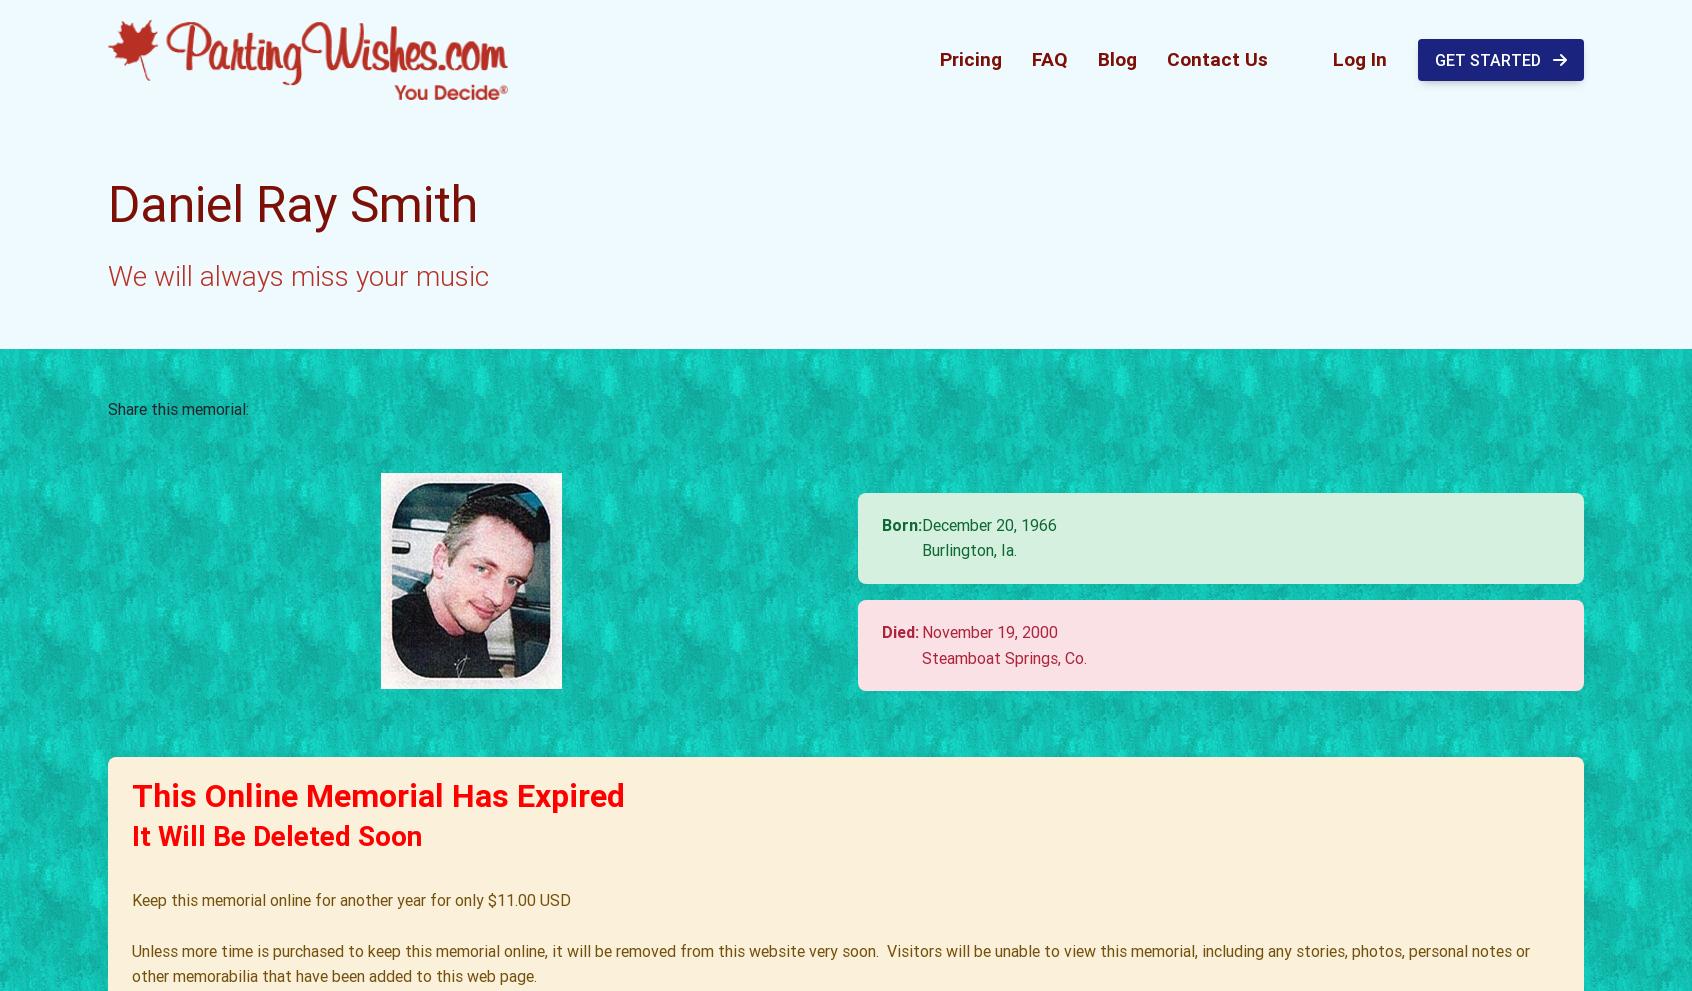 The height and width of the screenshot is (991, 1692). What do you see at coordinates (671, 106) in the screenshot?
I see `'I cannot believe it has been so long since I've last seen you. I miss you every day. I still hear you laugh. I still see you smile. I still remember running out of gas at 2 in the morning and pushing that damn truck UP the exit ramp, in heels no less!!! (and a week later running out again!)'` at bounding box center [671, 106].